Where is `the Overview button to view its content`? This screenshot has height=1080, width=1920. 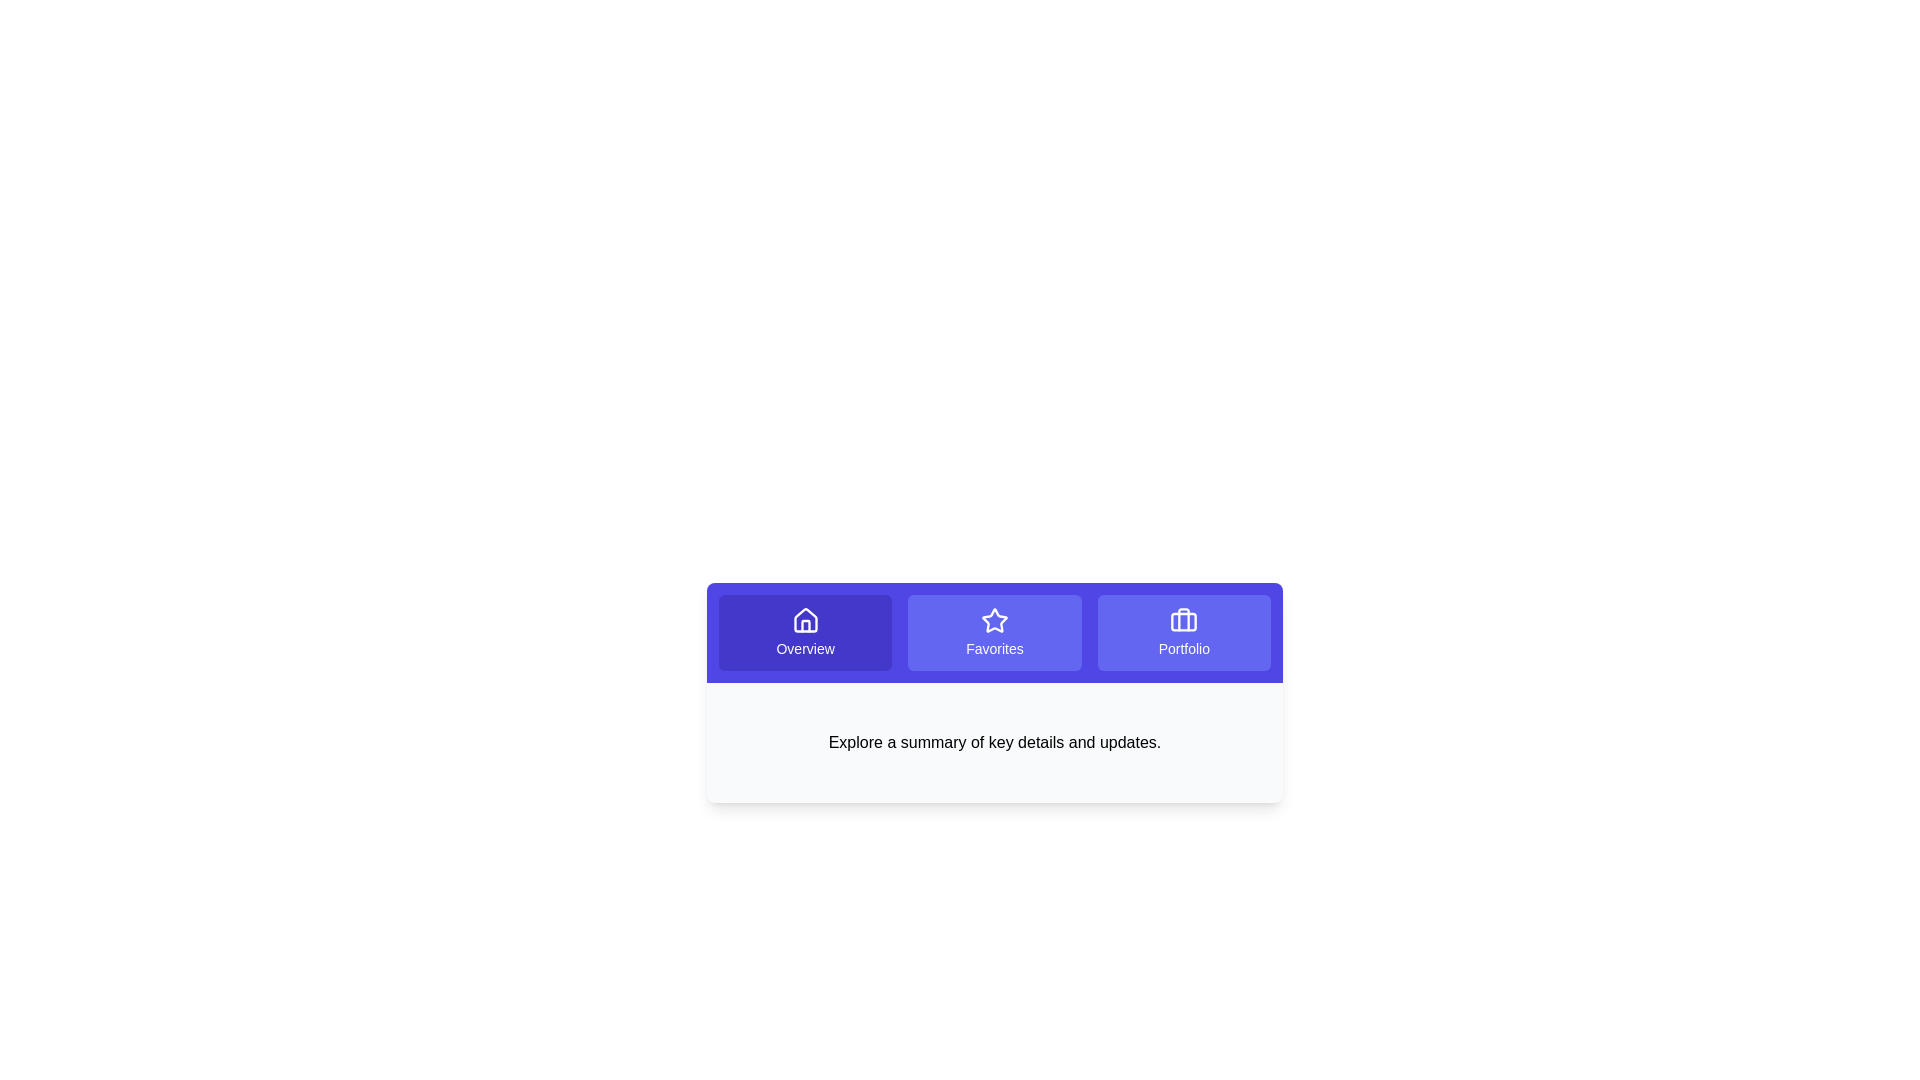 the Overview button to view its content is located at coordinates (805, 632).